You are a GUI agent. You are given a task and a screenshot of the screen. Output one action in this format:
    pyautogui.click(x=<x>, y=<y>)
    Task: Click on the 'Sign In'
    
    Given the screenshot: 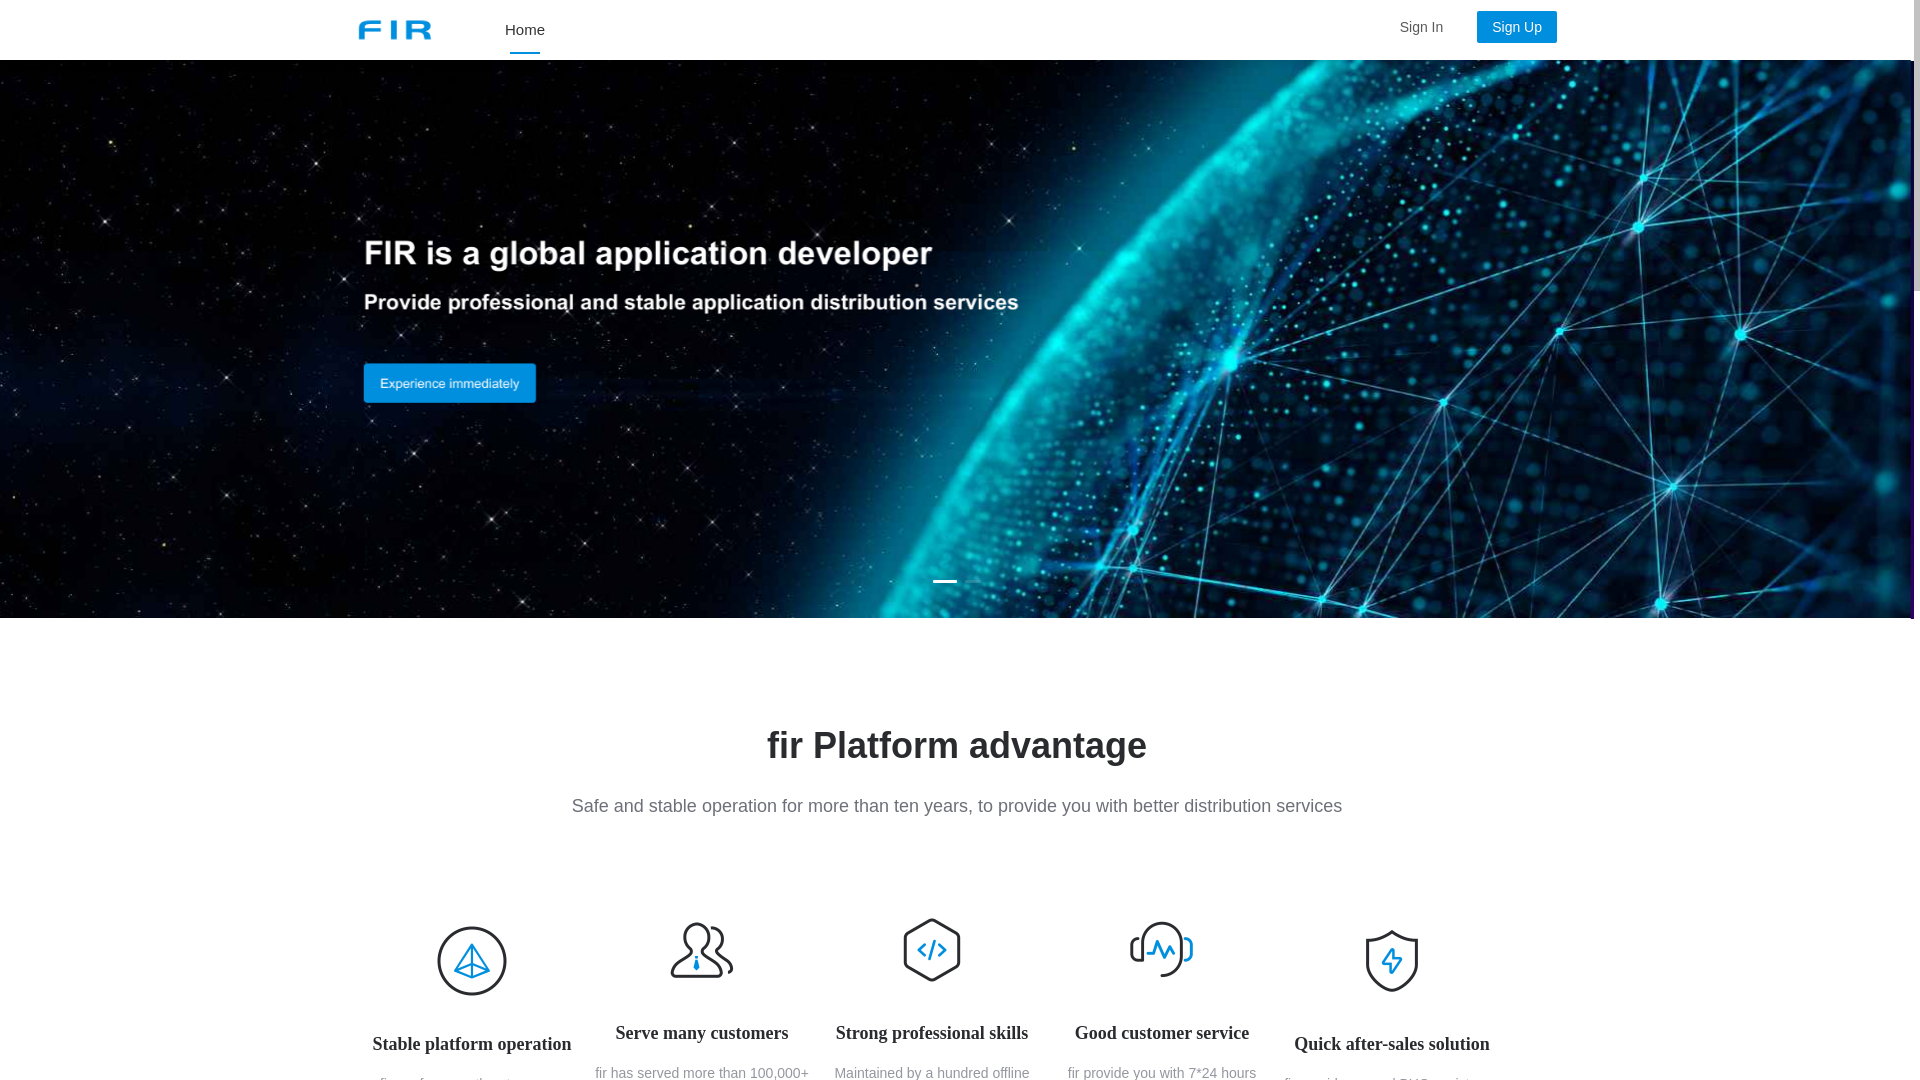 What is the action you would take?
    pyautogui.click(x=1420, y=27)
    